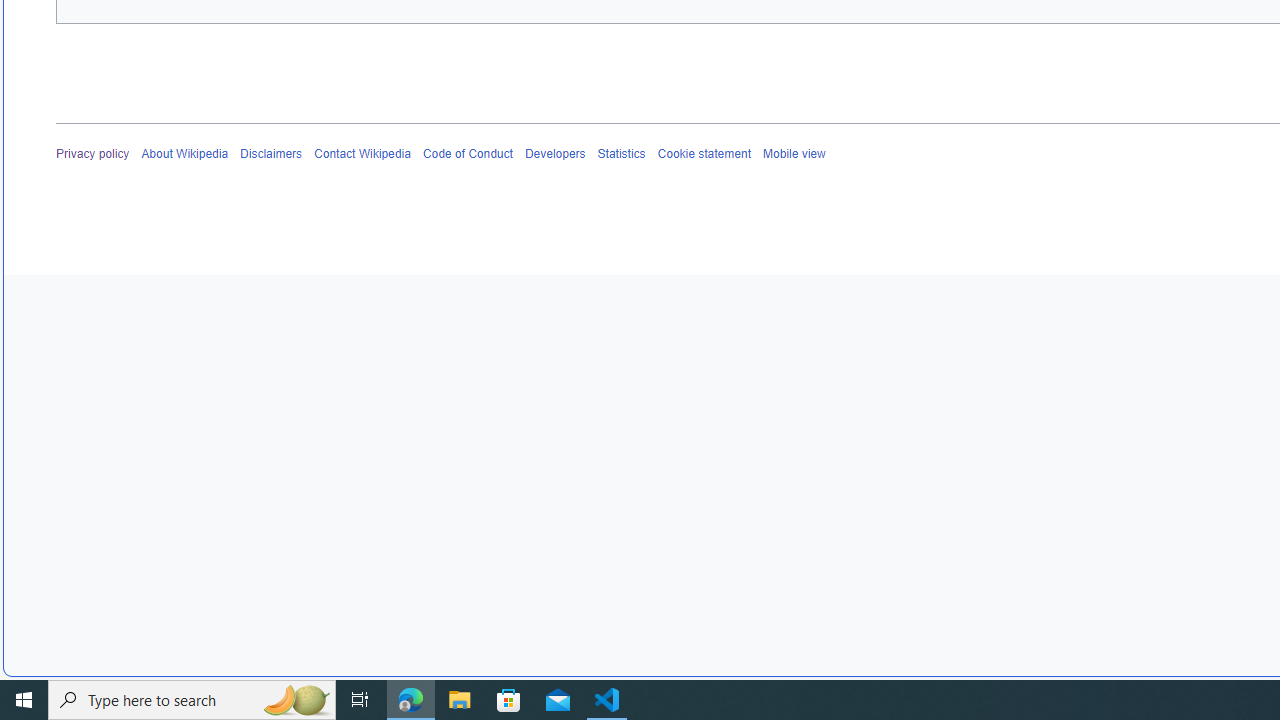 Image resolution: width=1280 pixels, height=720 pixels. I want to click on 'Privacy policy', so click(92, 153).